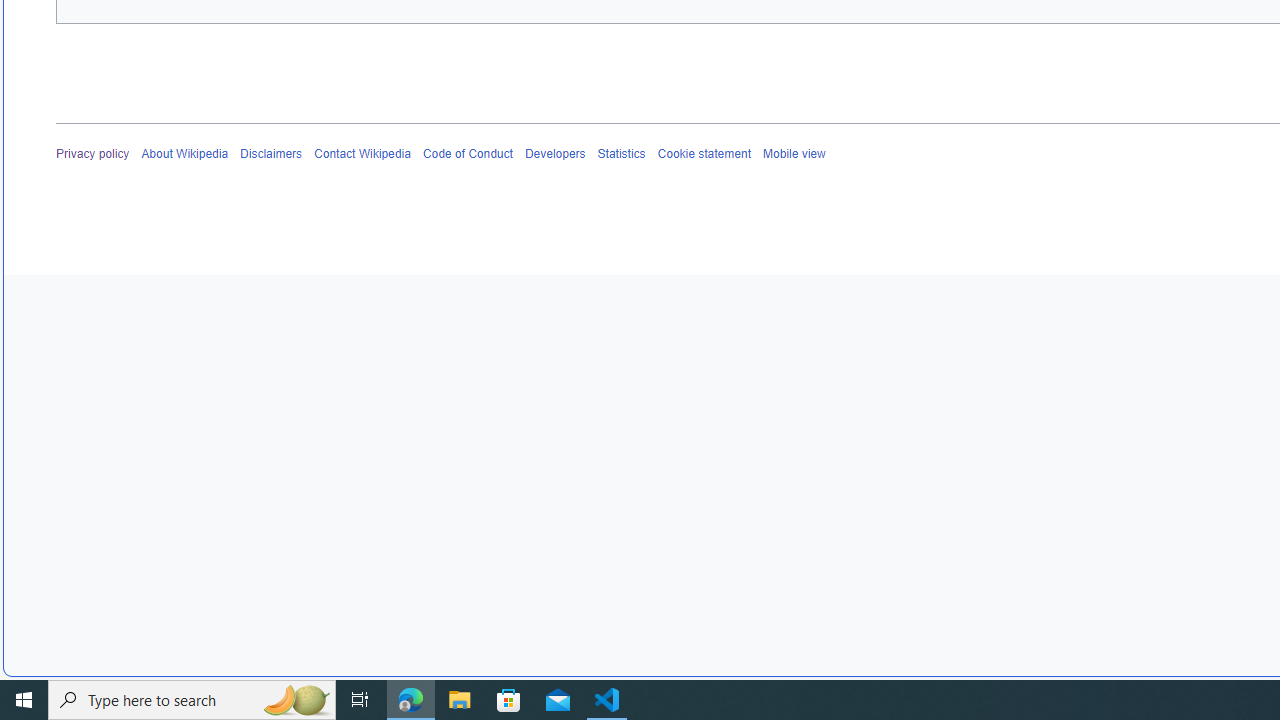 Image resolution: width=1280 pixels, height=720 pixels. I want to click on 'Privacy policy', so click(92, 153).